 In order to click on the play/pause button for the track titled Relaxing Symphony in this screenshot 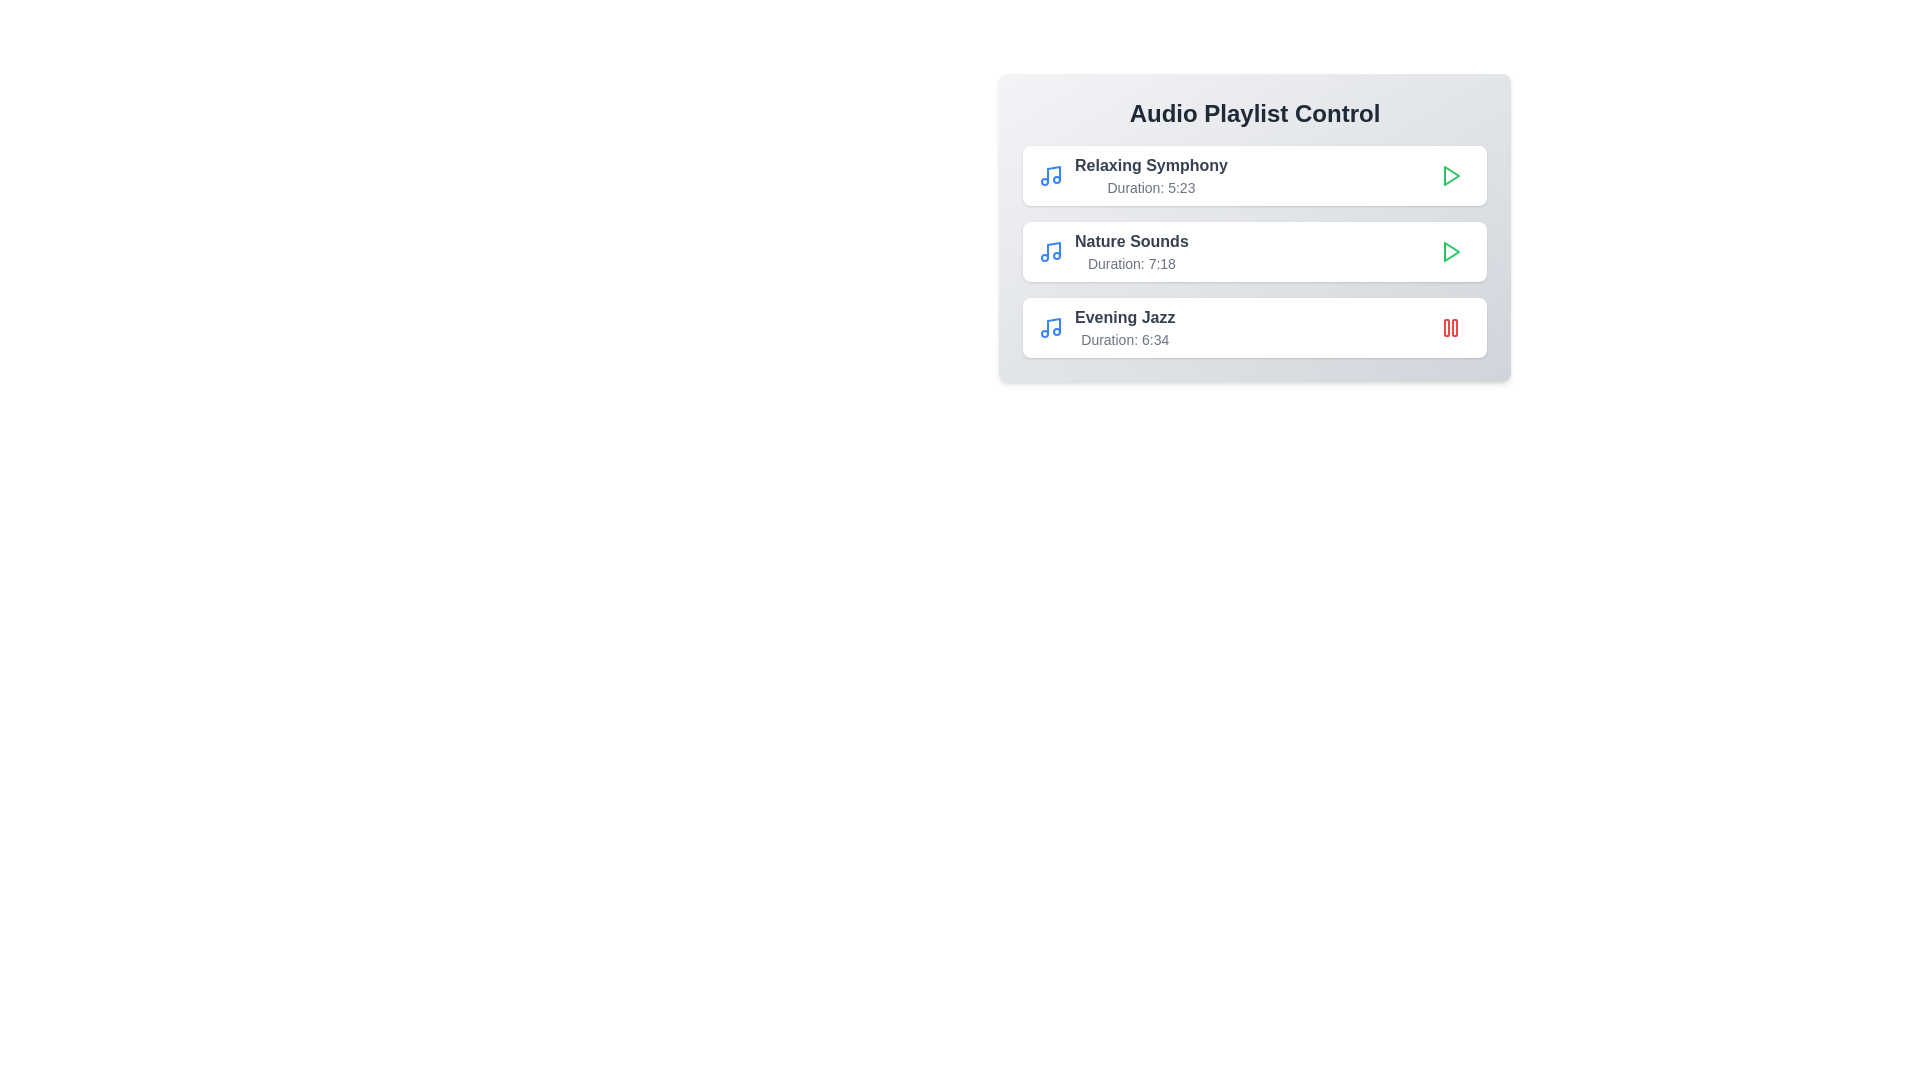, I will do `click(1450, 175)`.